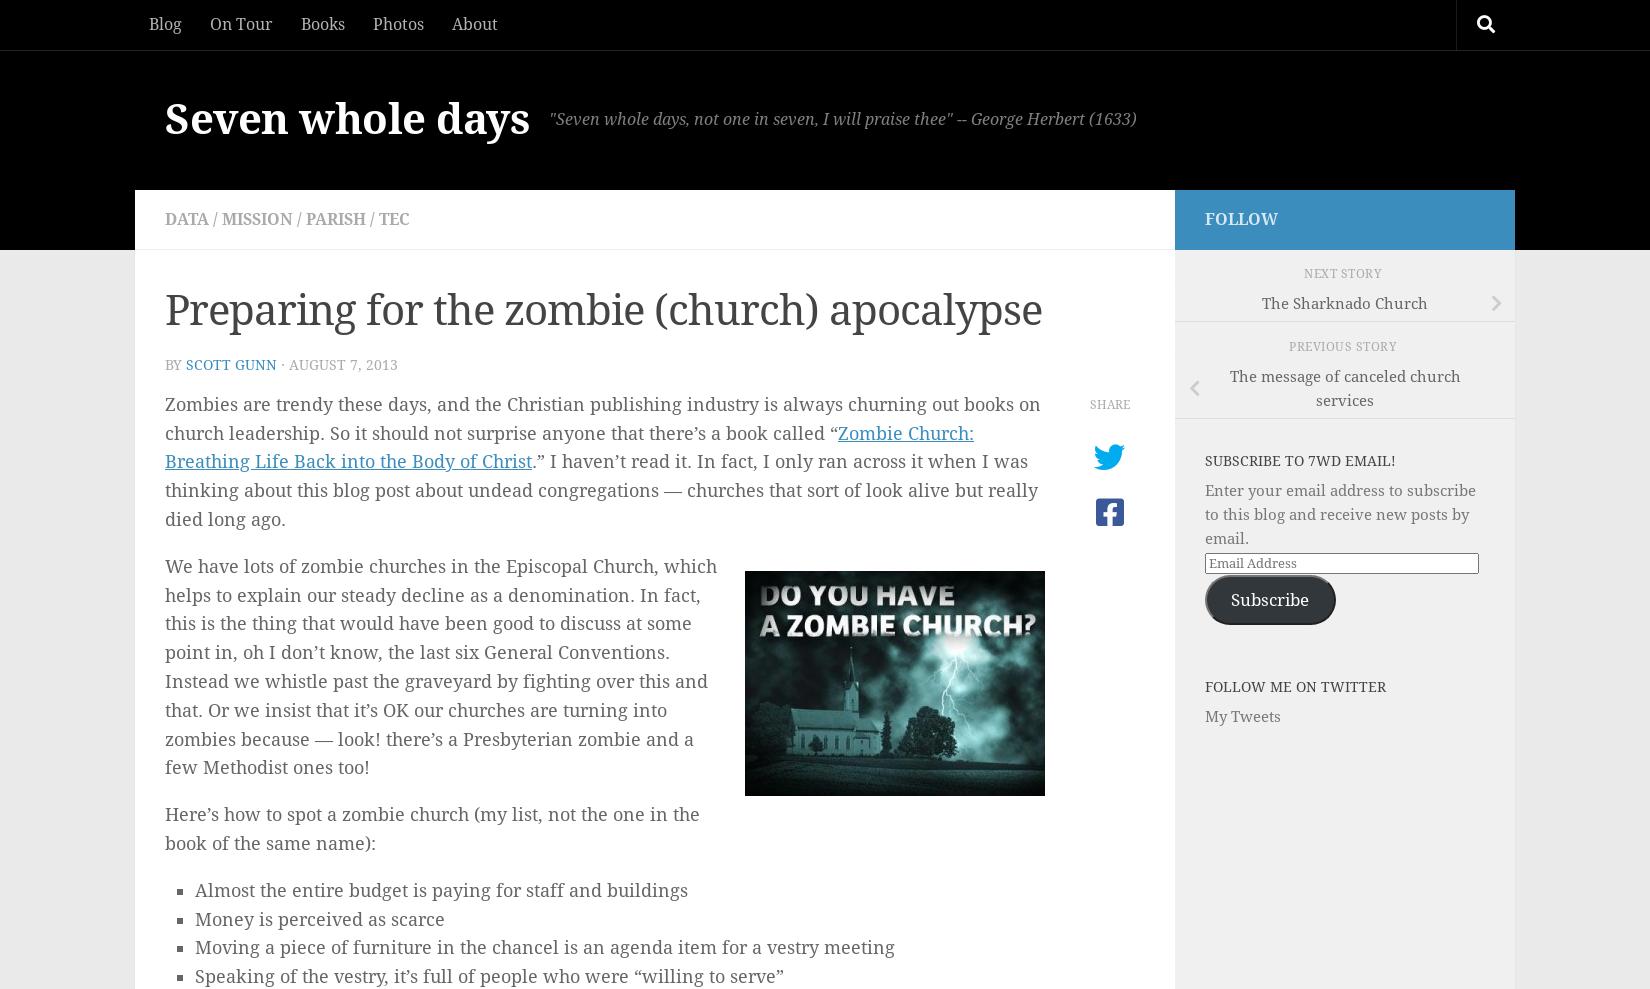 The image size is (1650, 989). I want to click on 'August 7, 2013', so click(289, 362).